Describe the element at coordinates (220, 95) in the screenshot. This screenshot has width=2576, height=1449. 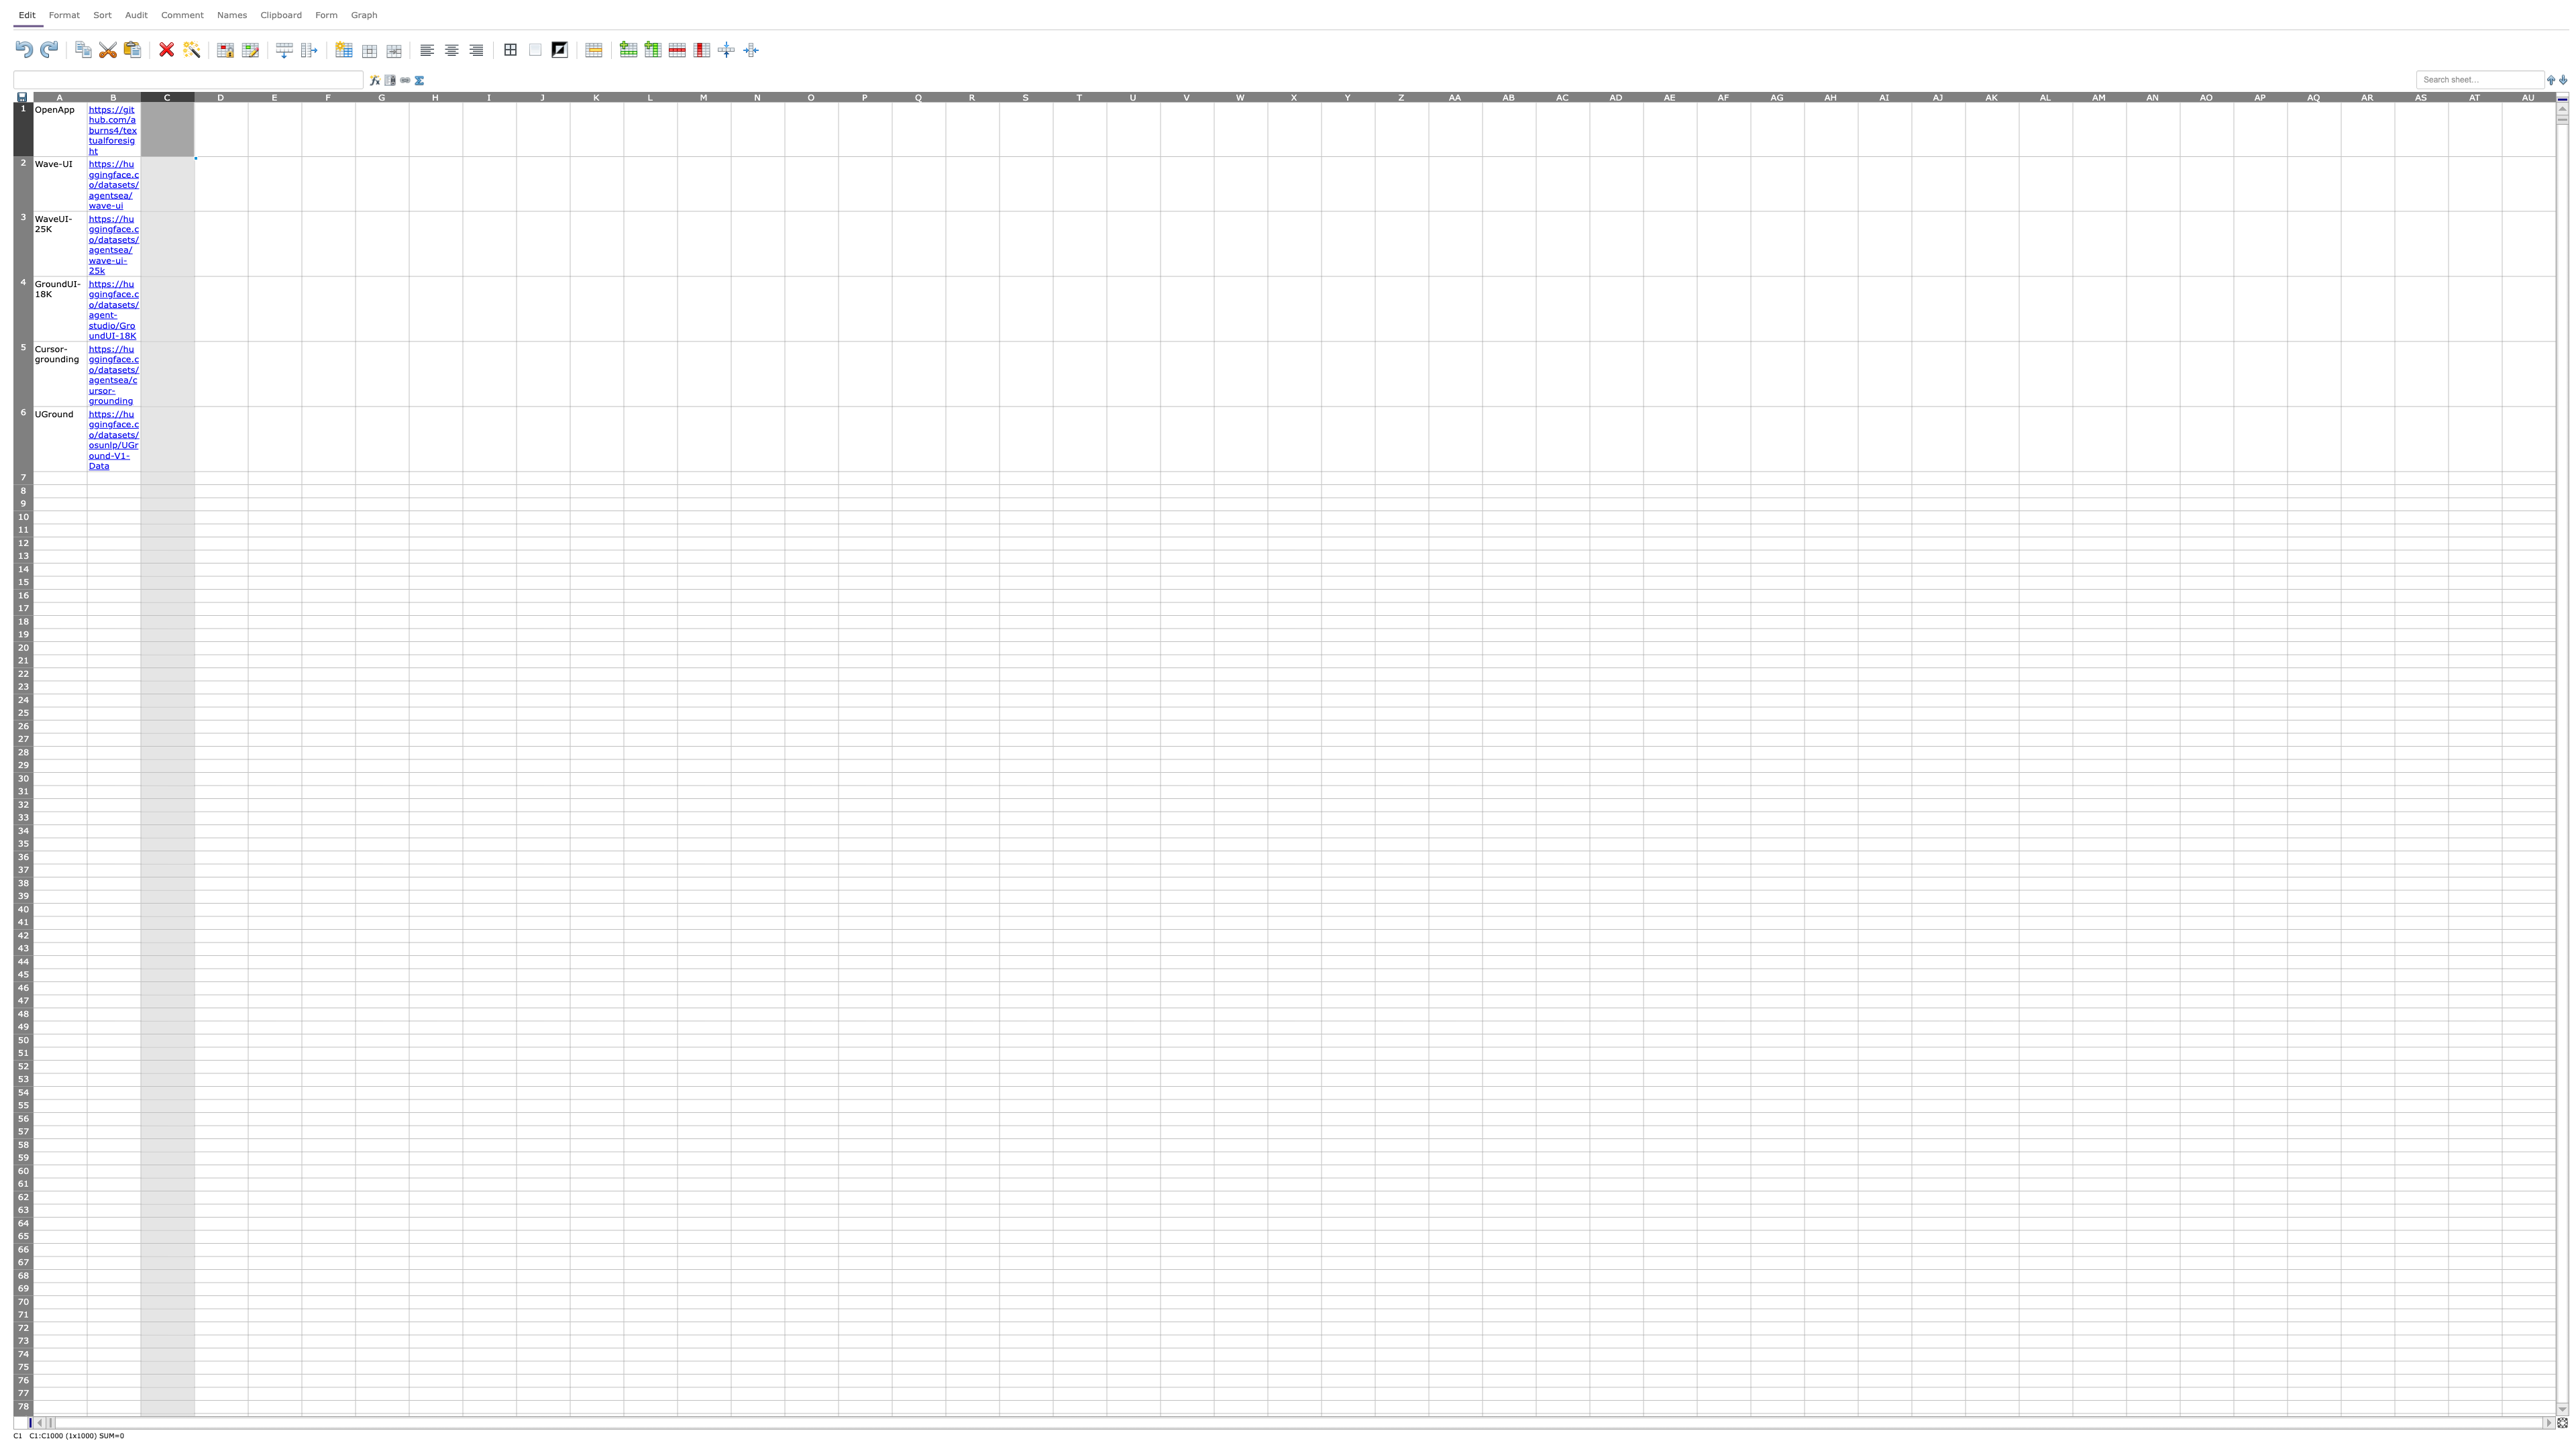
I see `to activate column D` at that location.